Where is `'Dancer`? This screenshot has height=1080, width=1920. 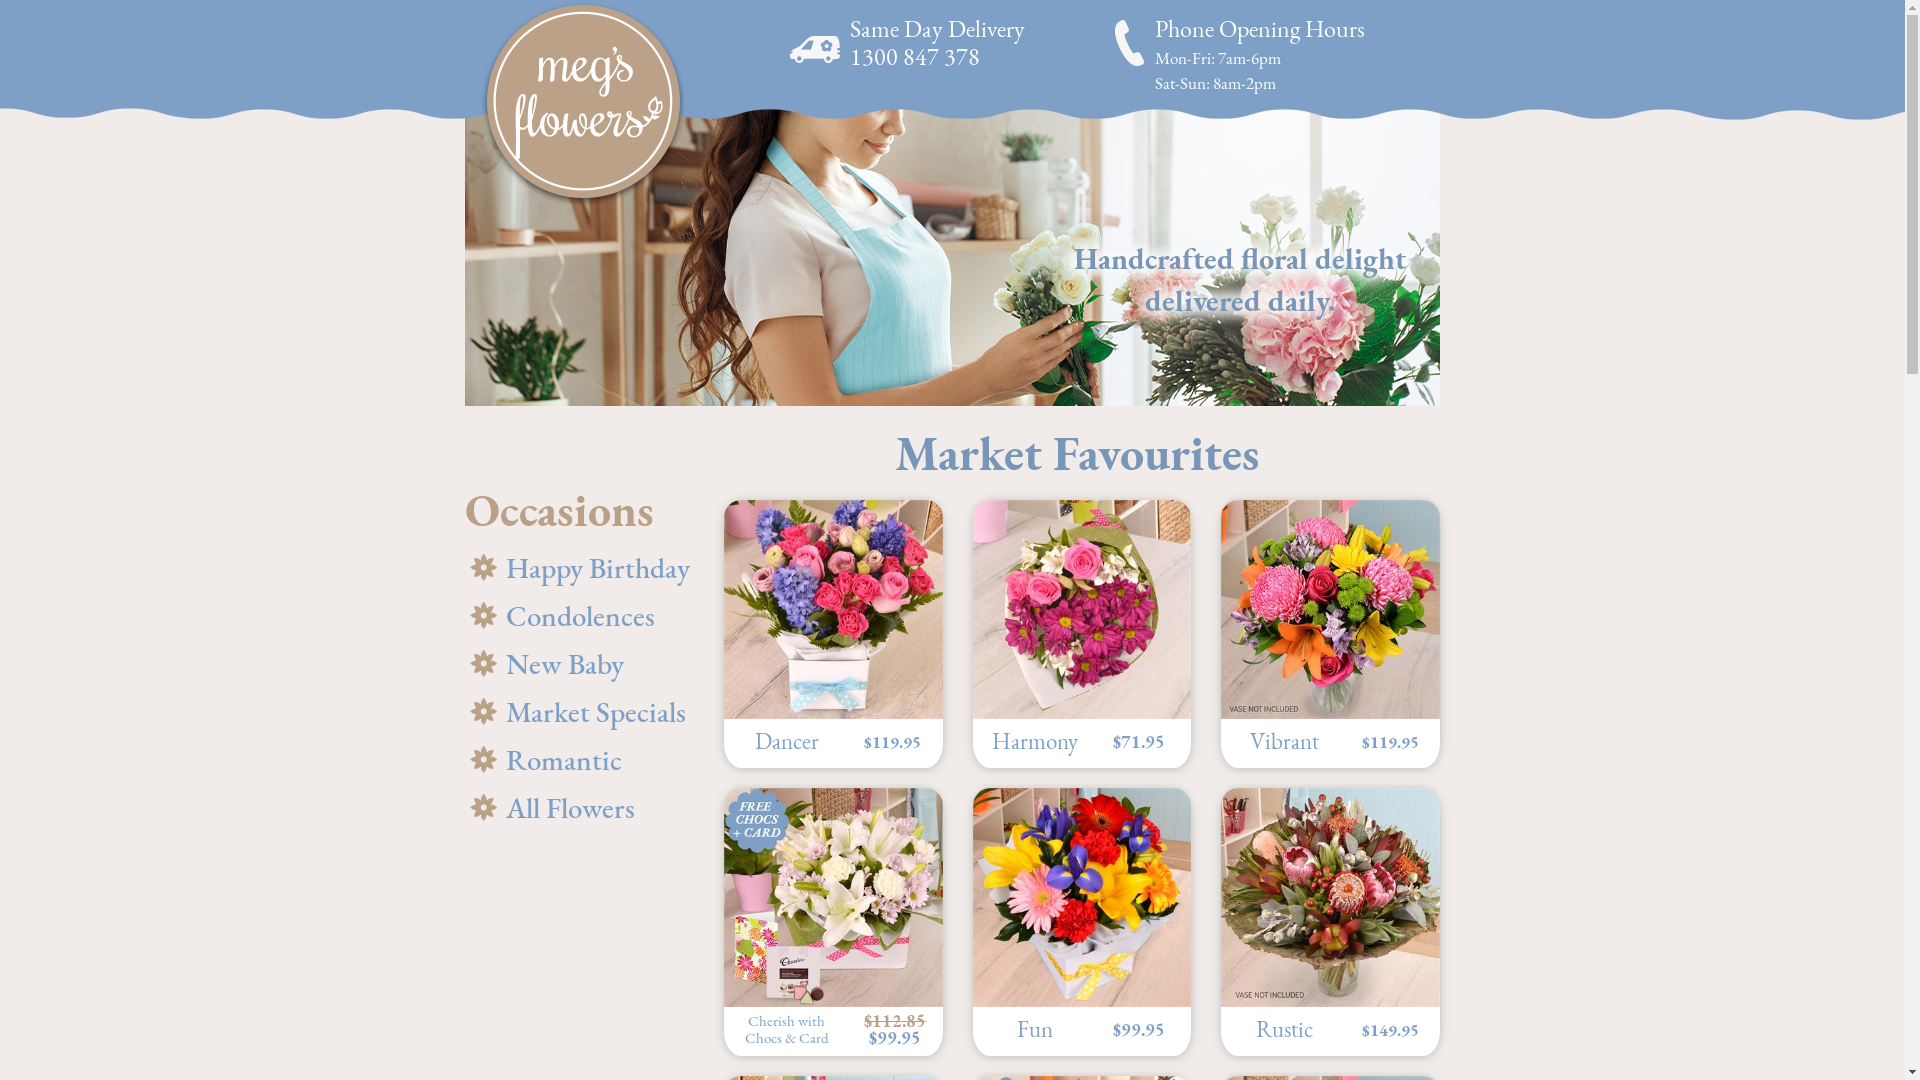
'Dancer is located at coordinates (833, 633).